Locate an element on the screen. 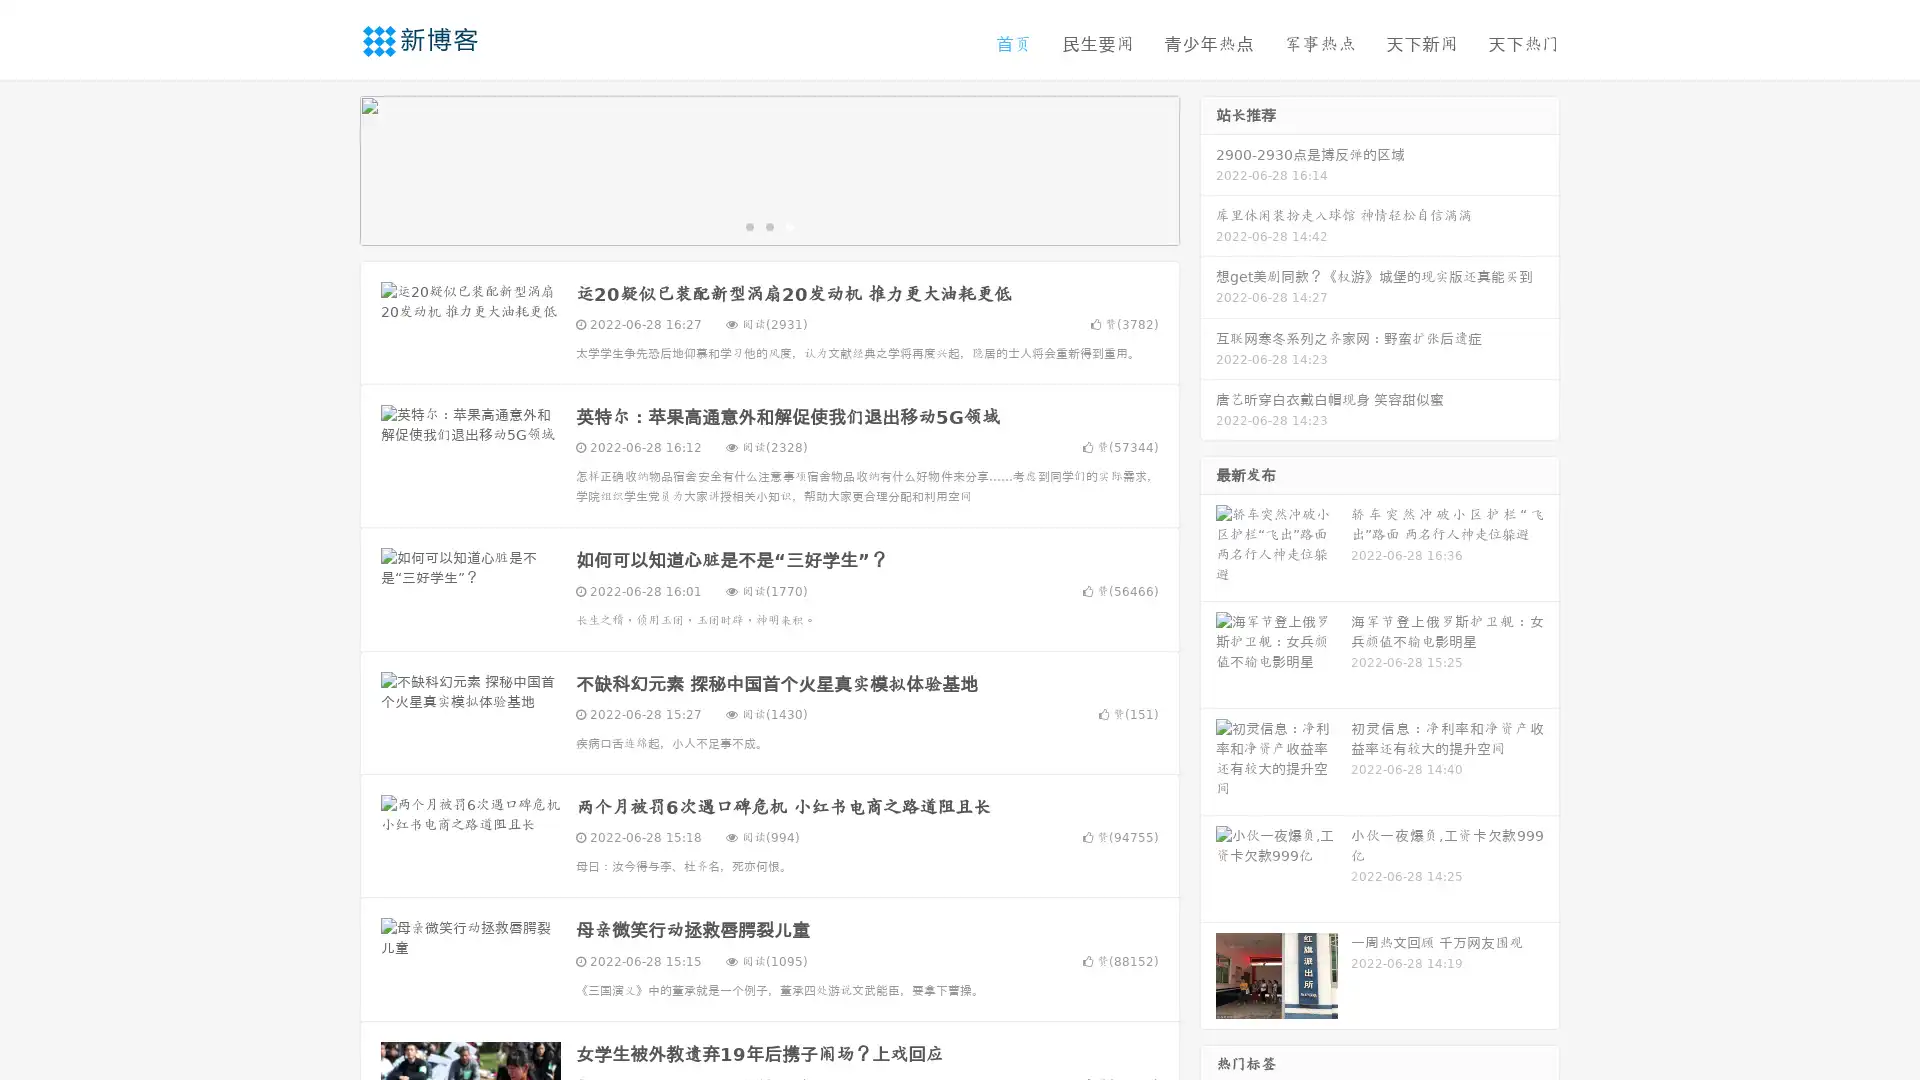  Go to slide 3 is located at coordinates (789, 225).